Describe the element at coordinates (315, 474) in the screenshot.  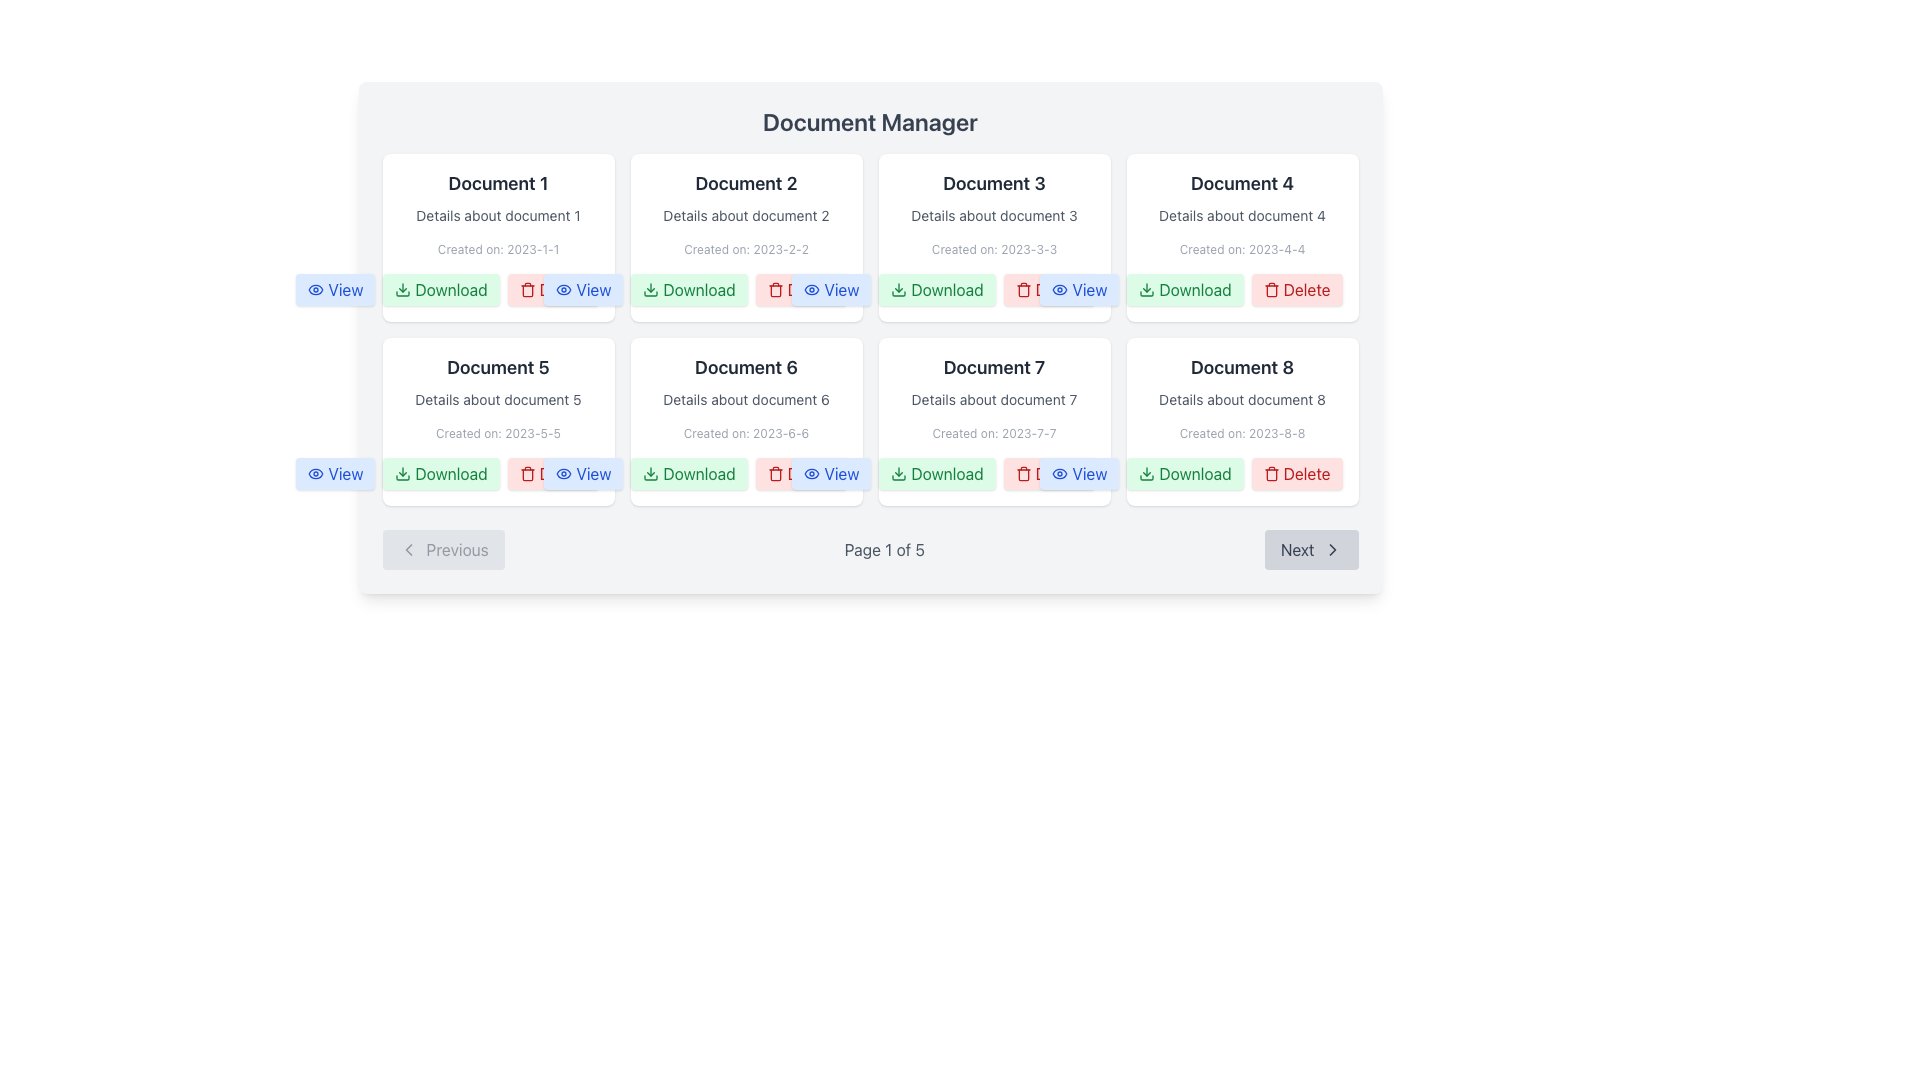
I see `the eye icon embedded within the 'View' button for 'Document 5' in the document manager grid` at that location.